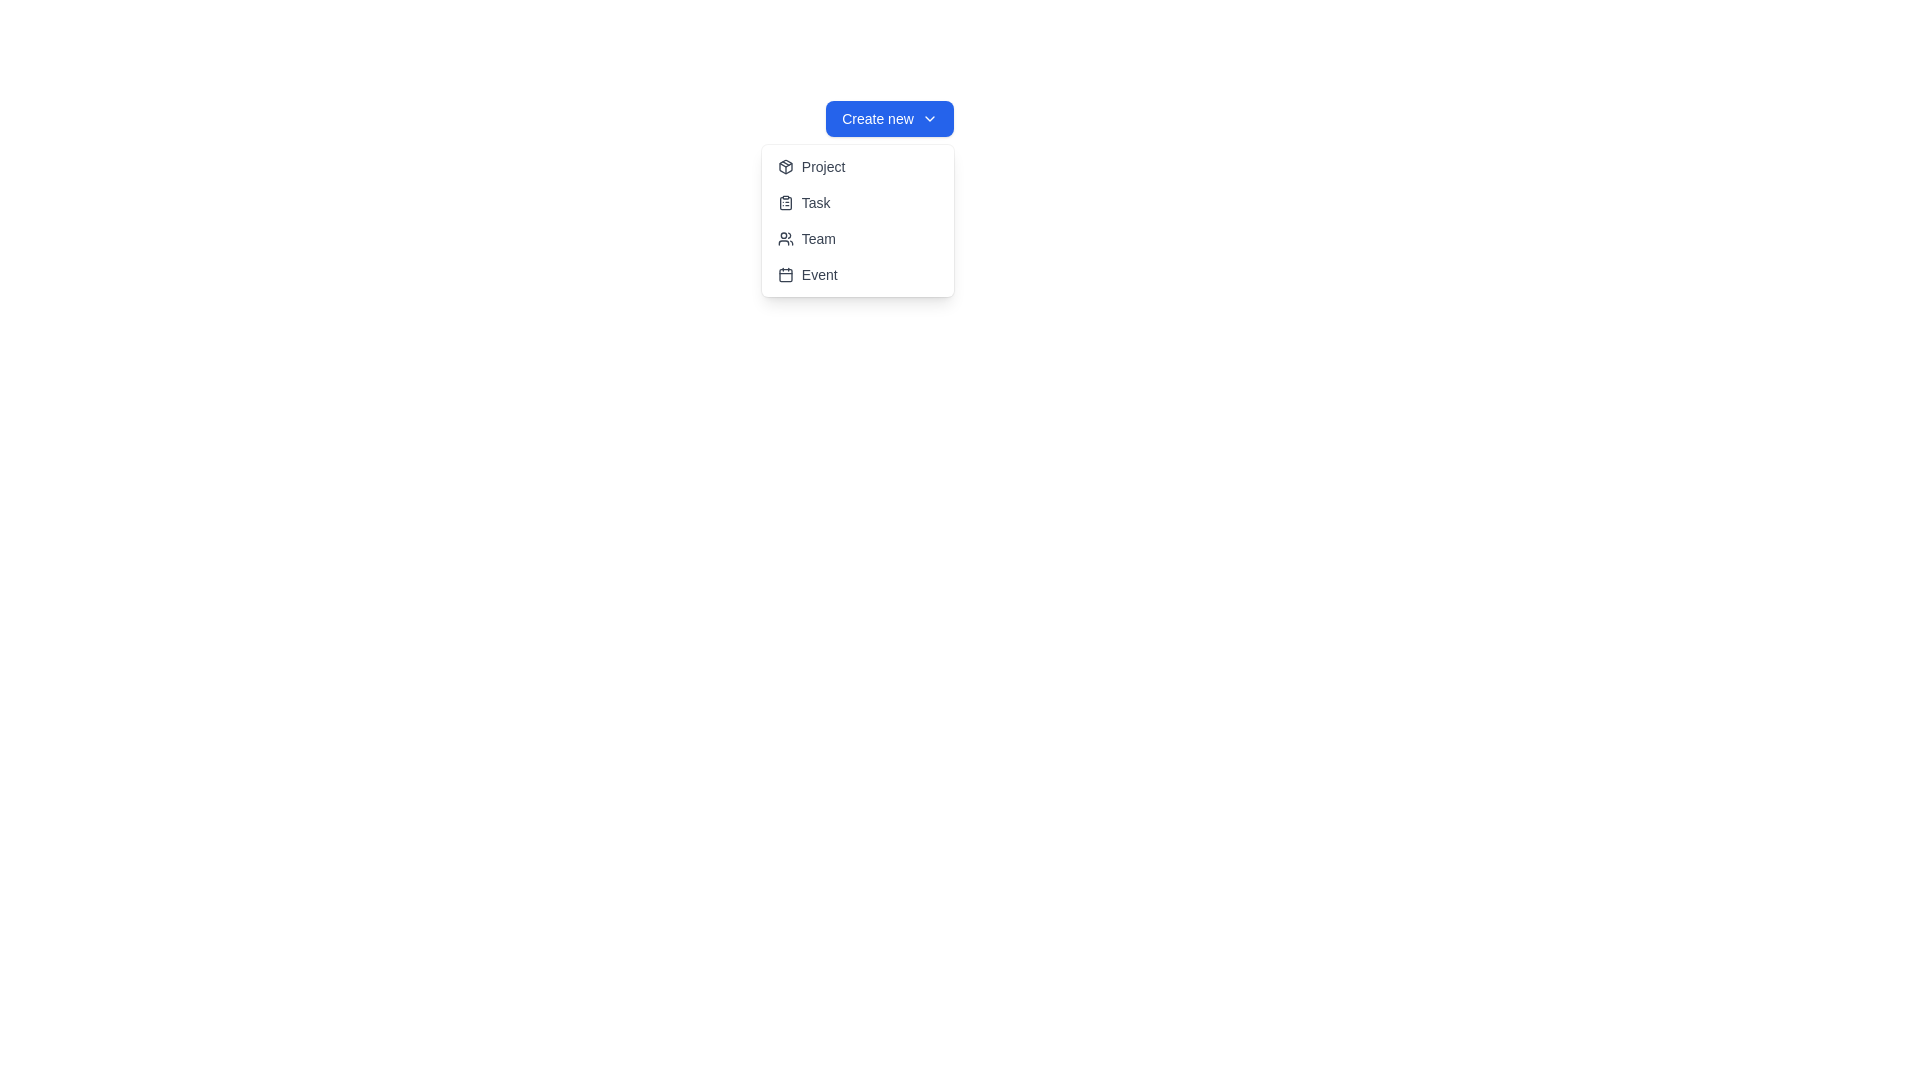 The image size is (1920, 1080). I want to click on the colorful clipboard graphic icon located to the left of the 'Task' text label in the second row of the menu, so click(784, 203).